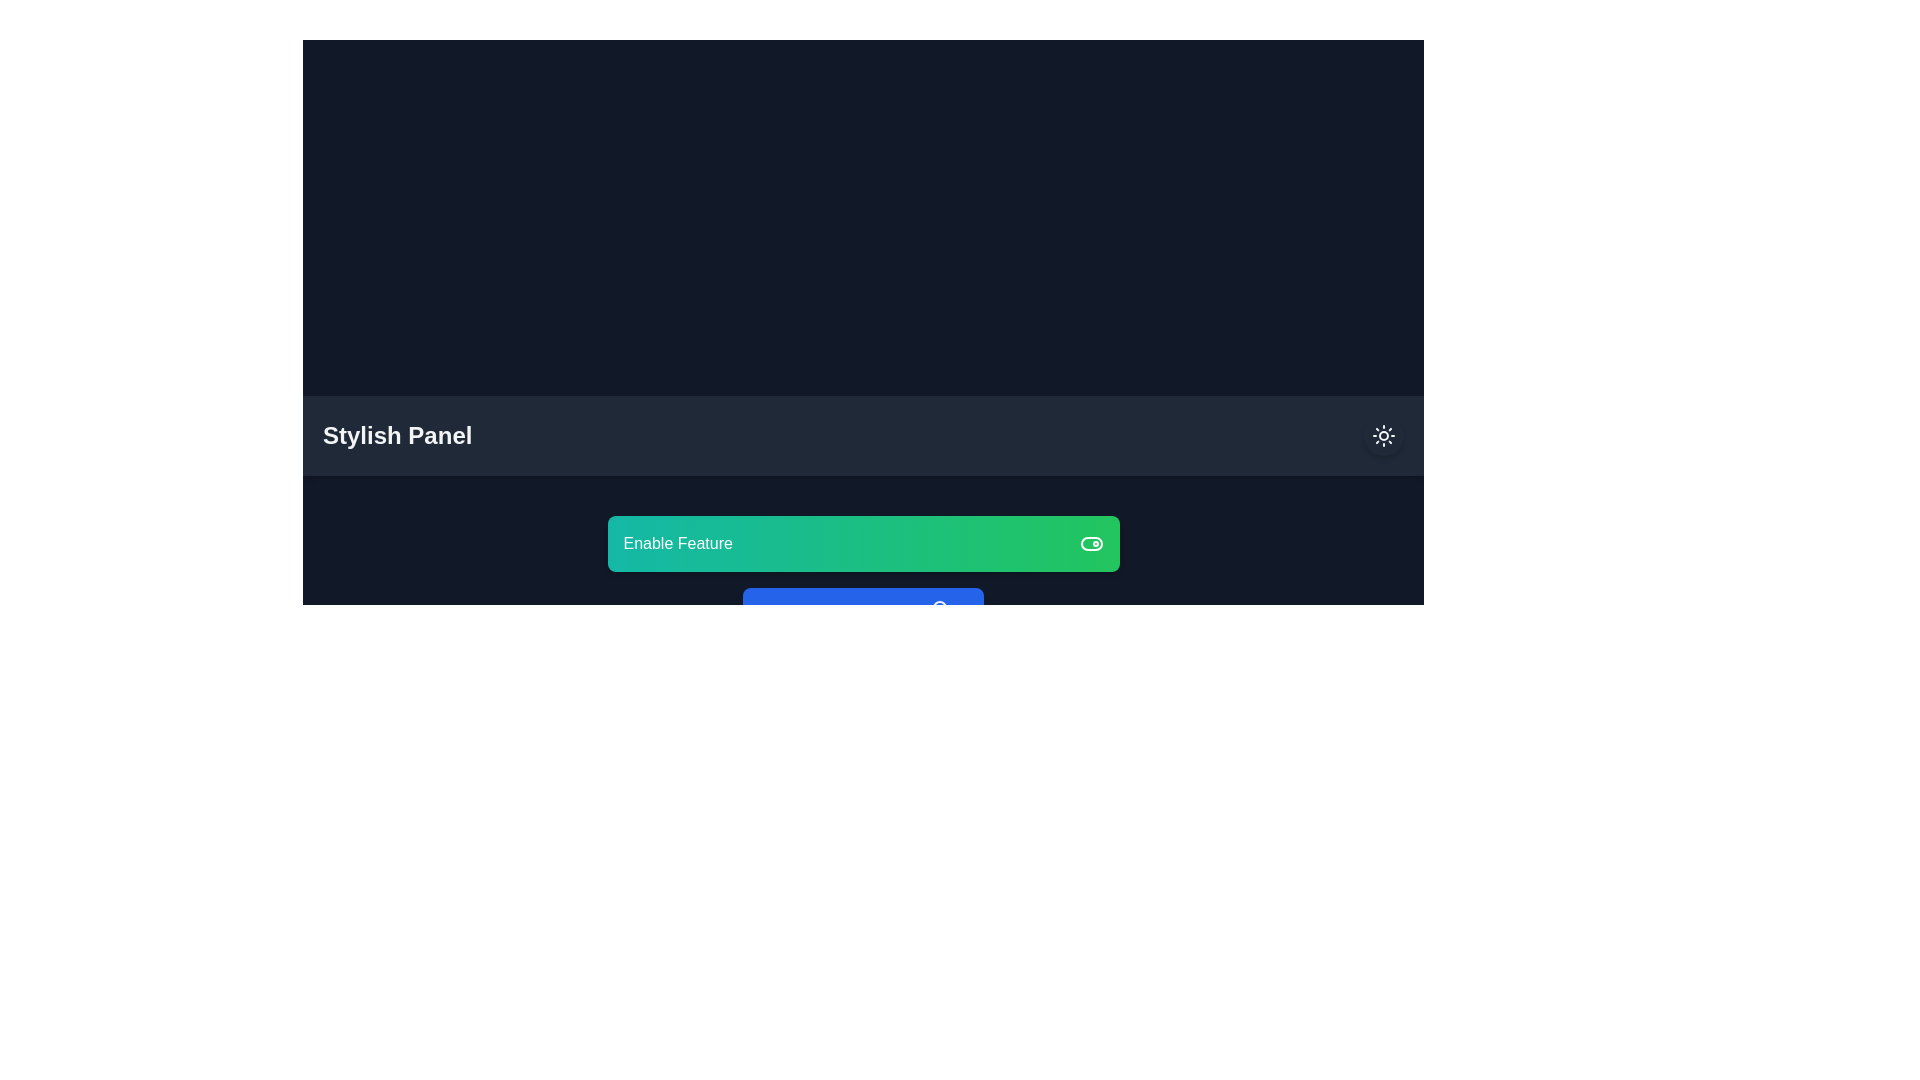 The width and height of the screenshot is (1920, 1080). What do you see at coordinates (939, 608) in the screenshot?
I see `the notification indicator represented by a vector graphic shape in the upper section of the interface` at bounding box center [939, 608].